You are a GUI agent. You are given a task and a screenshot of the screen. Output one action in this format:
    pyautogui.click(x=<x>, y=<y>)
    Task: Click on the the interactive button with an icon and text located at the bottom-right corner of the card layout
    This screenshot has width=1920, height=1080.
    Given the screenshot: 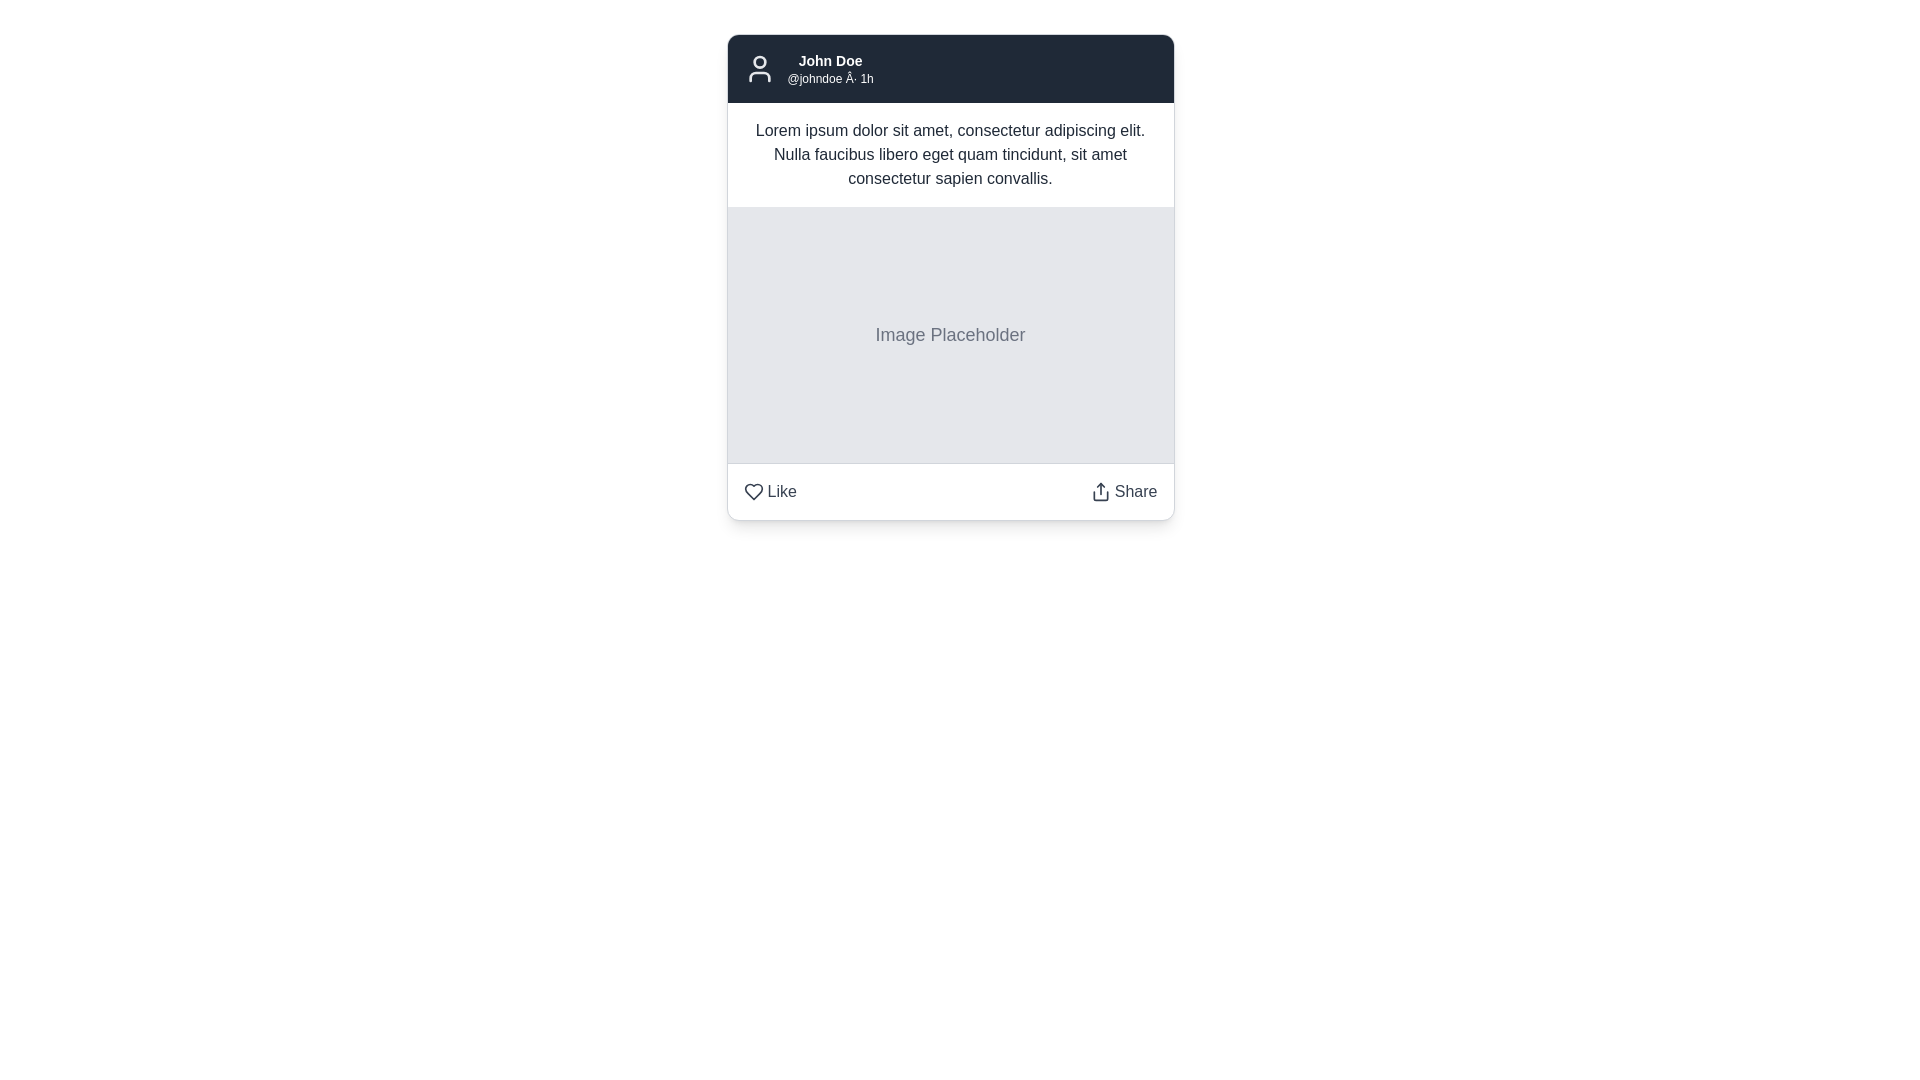 What is the action you would take?
    pyautogui.click(x=1124, y=492)
    